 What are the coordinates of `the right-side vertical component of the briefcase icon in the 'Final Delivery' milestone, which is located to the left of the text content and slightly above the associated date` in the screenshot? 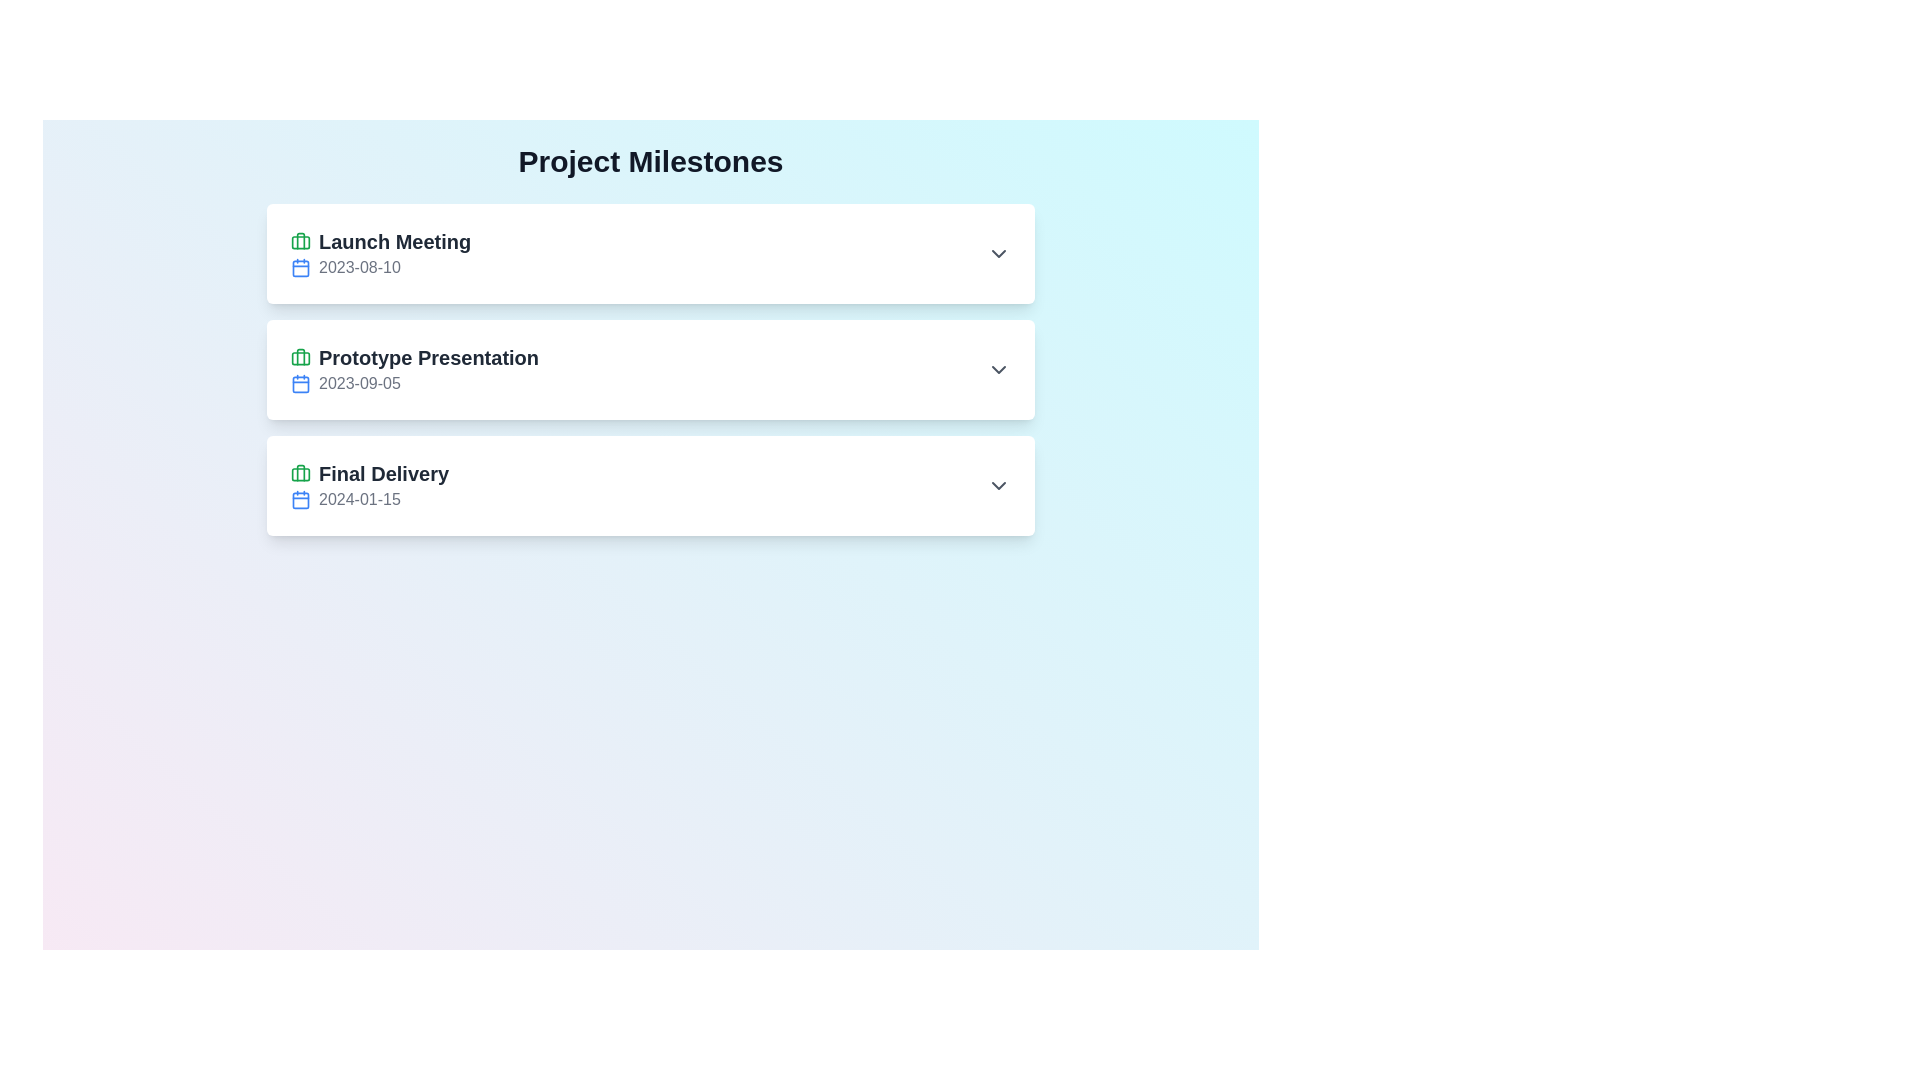 It's located at (300, 473).